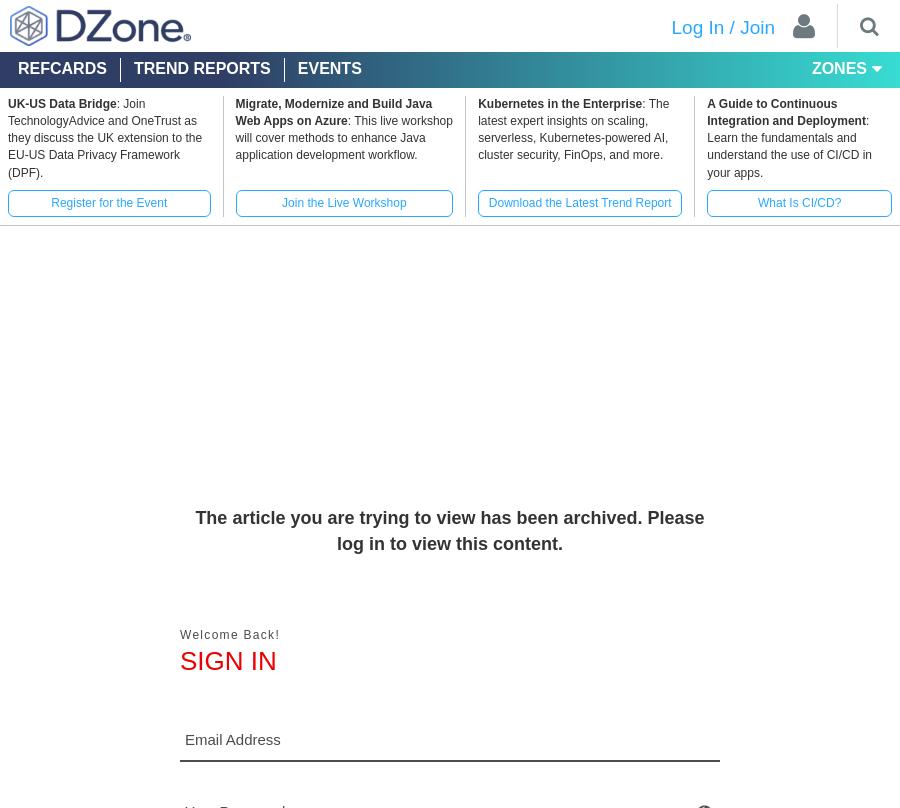 The height and width of the screenshot is (808, 900). Describe the element at coordinates (233, 137) in the screenshot. I see `': This live workshop will cover methods to enhance Java application development workflow.'` at that location.